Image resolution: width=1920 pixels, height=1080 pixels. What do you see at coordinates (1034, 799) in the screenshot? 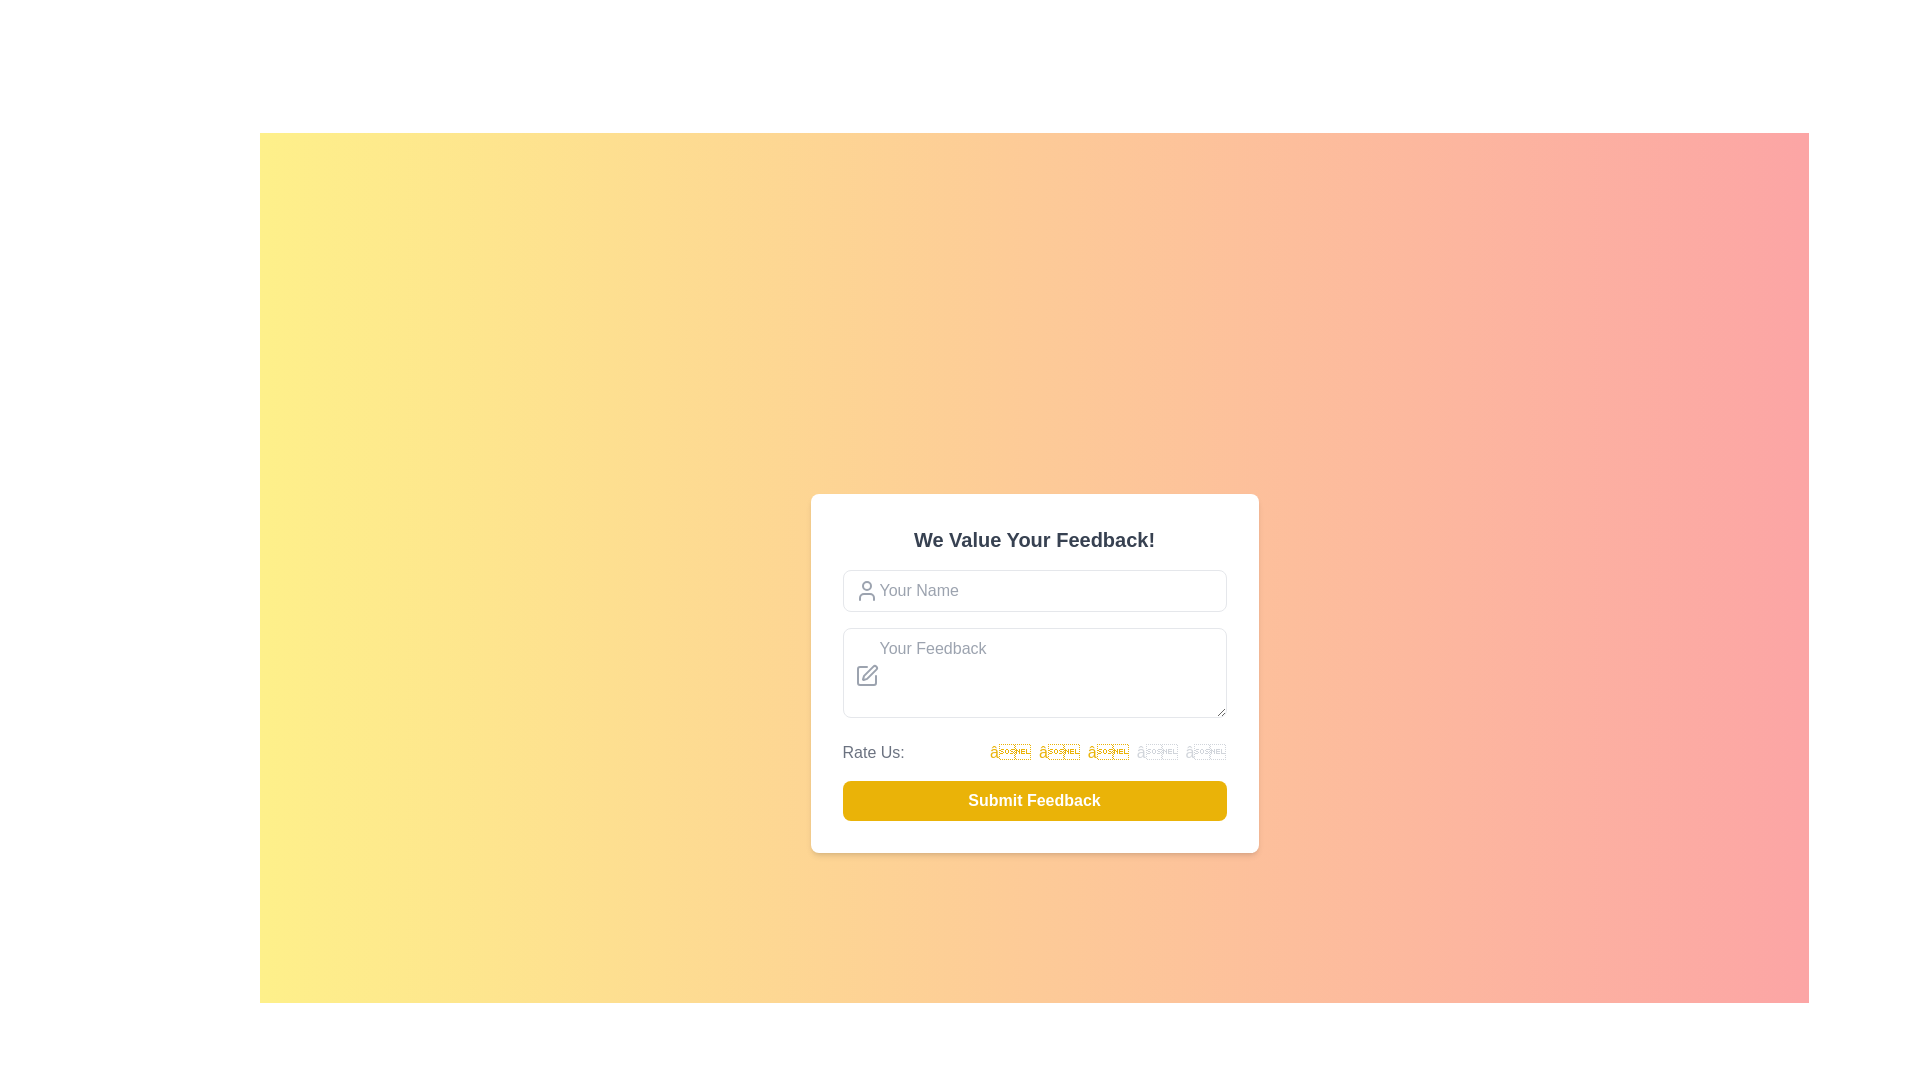
I see `the feedback submission button located at the bottom of the feedback form` at bounding box center [1034, 799].